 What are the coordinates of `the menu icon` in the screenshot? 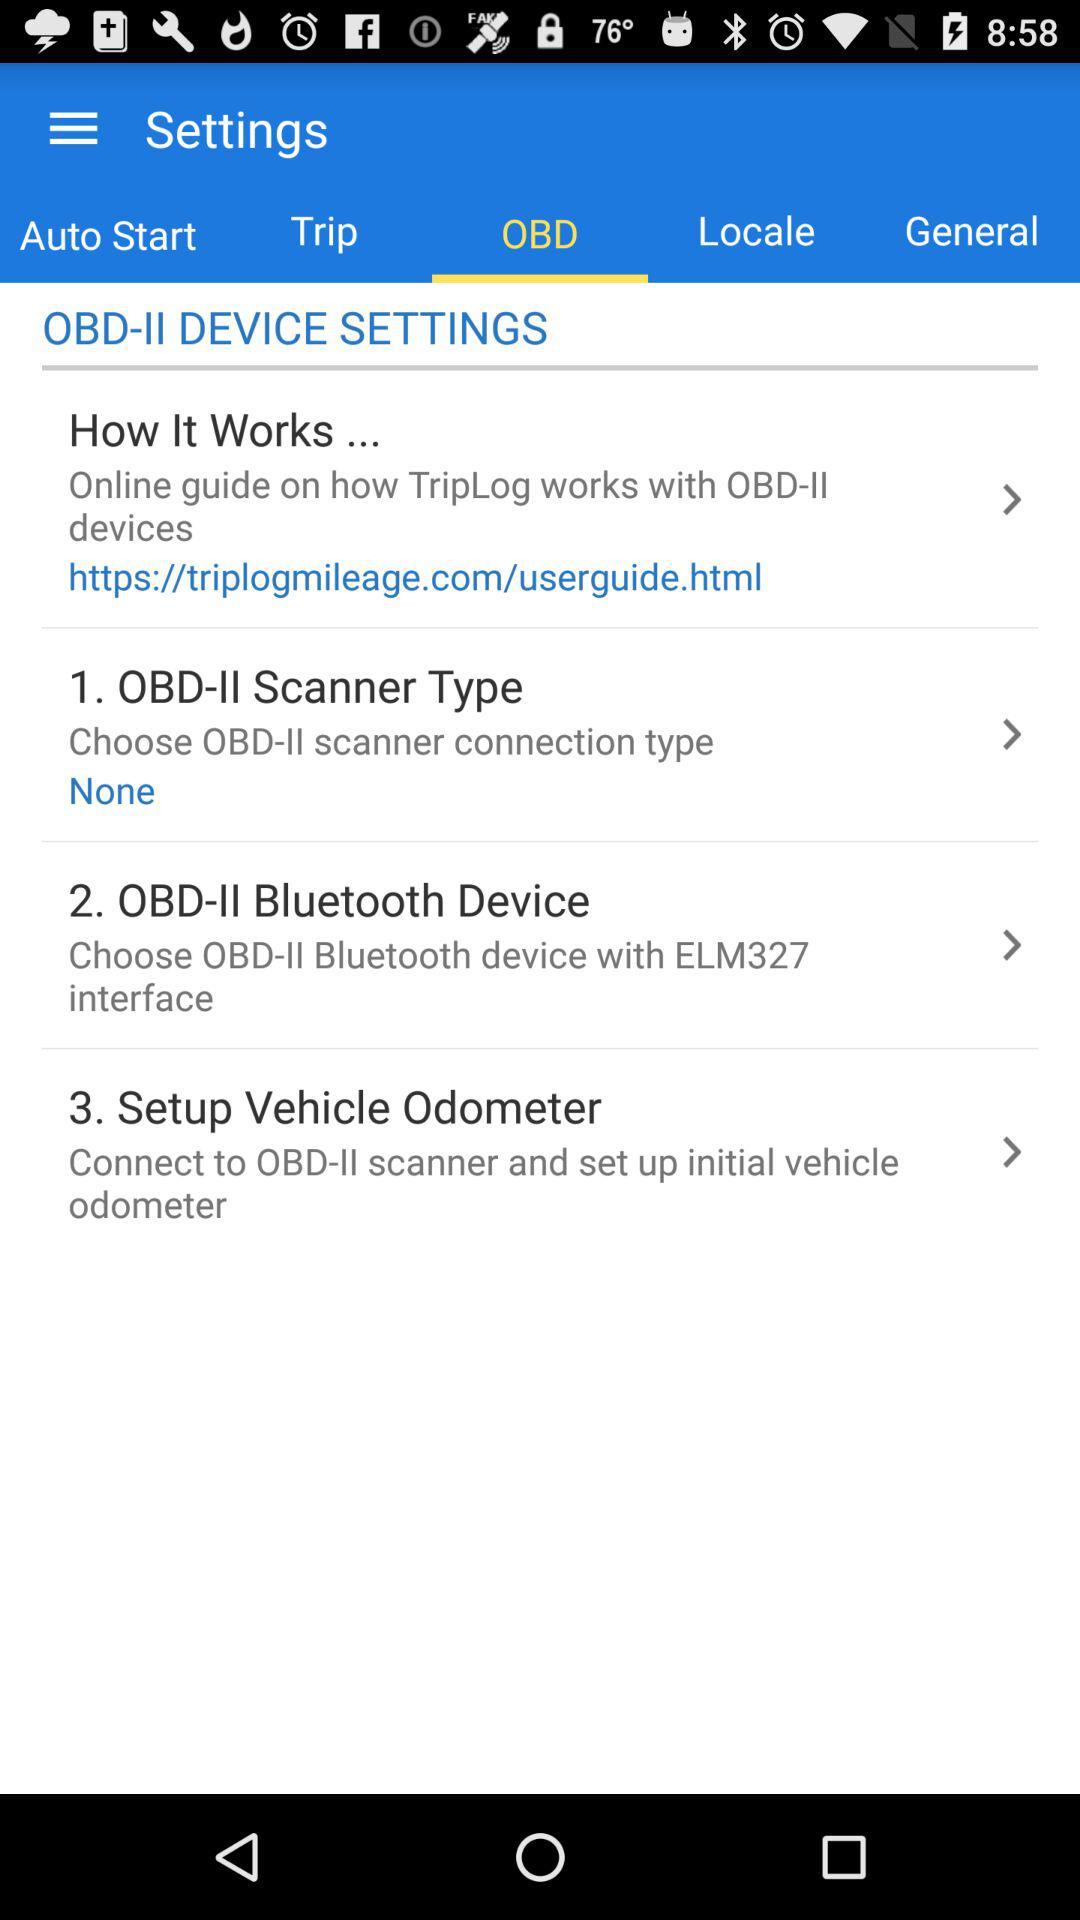 It's located at (72, 136).